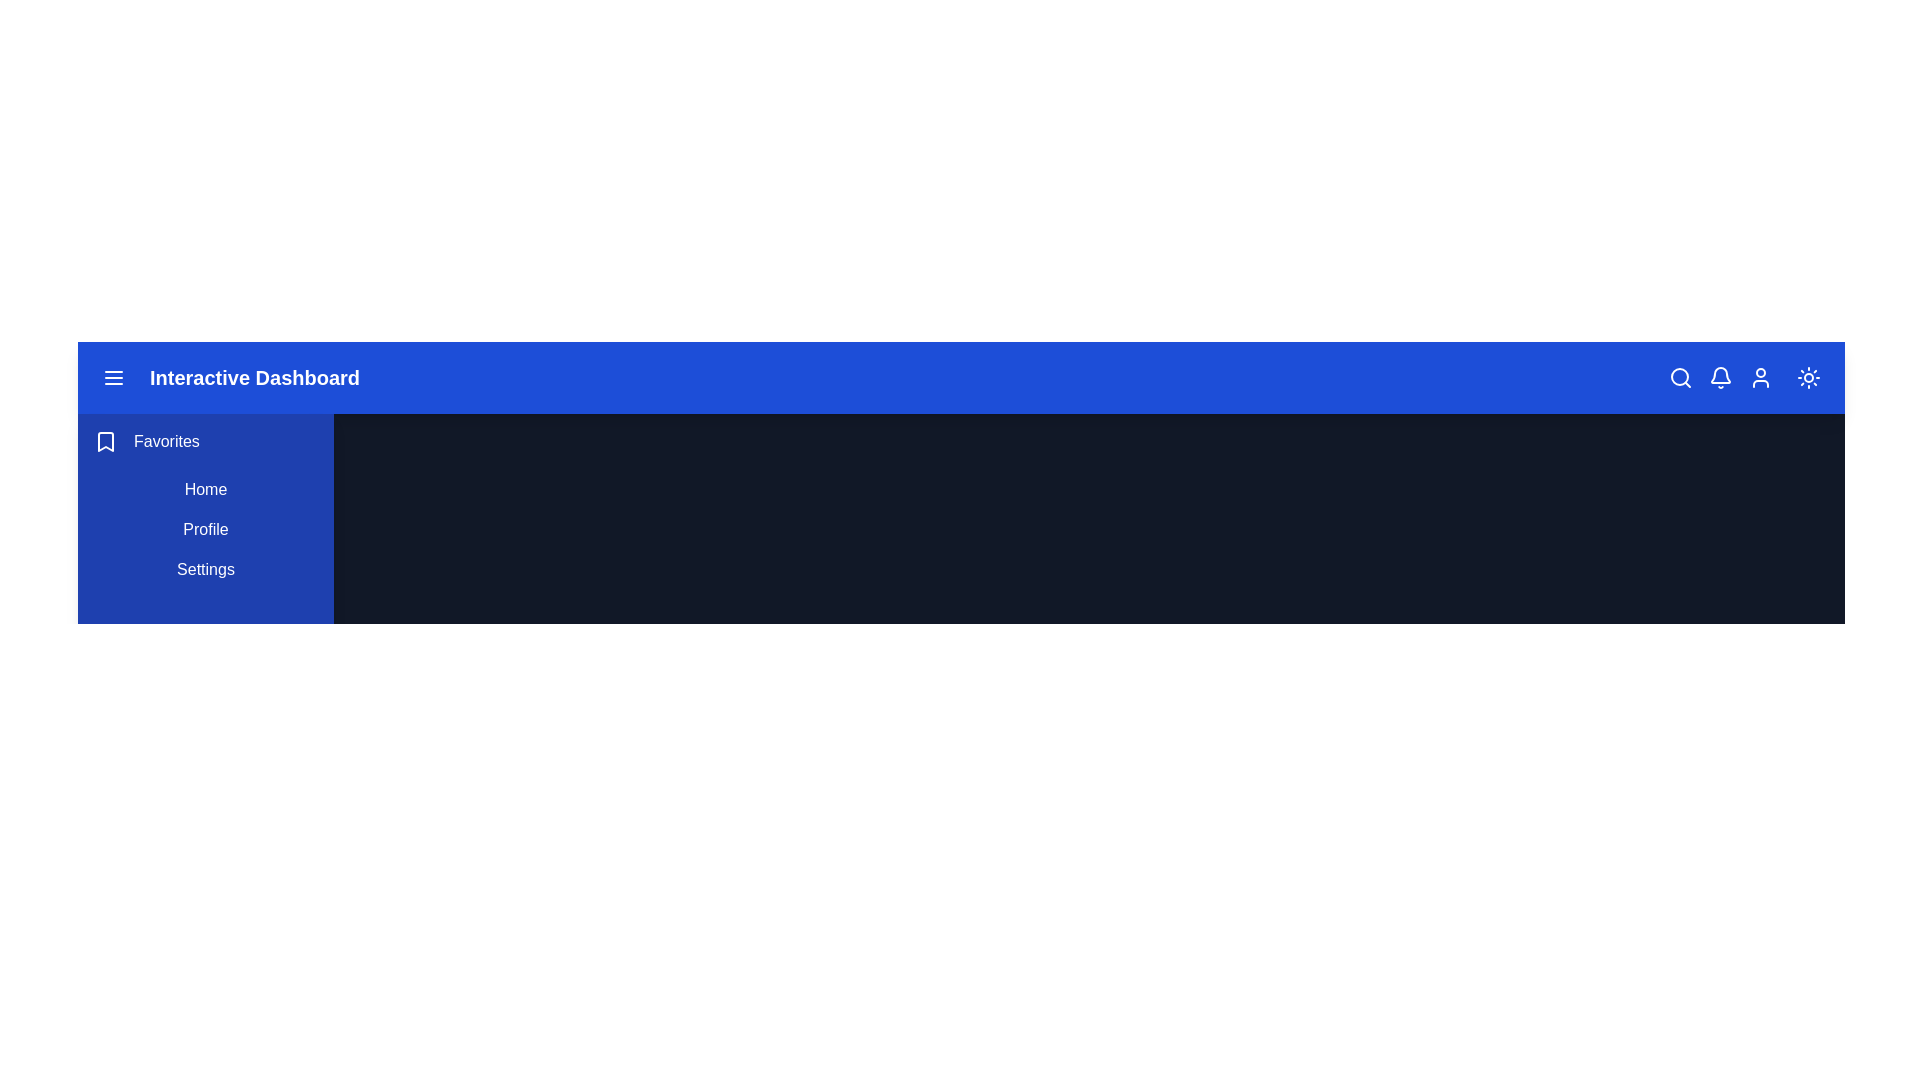 Image resolution: width=1920 pixels, height=1080 pixels. What do you see at coordinates (206, 570) in the screenshot?
I see `the 'Settings' button in the sidebar to navigate to the Settings page` at bounding box center [206, 570].